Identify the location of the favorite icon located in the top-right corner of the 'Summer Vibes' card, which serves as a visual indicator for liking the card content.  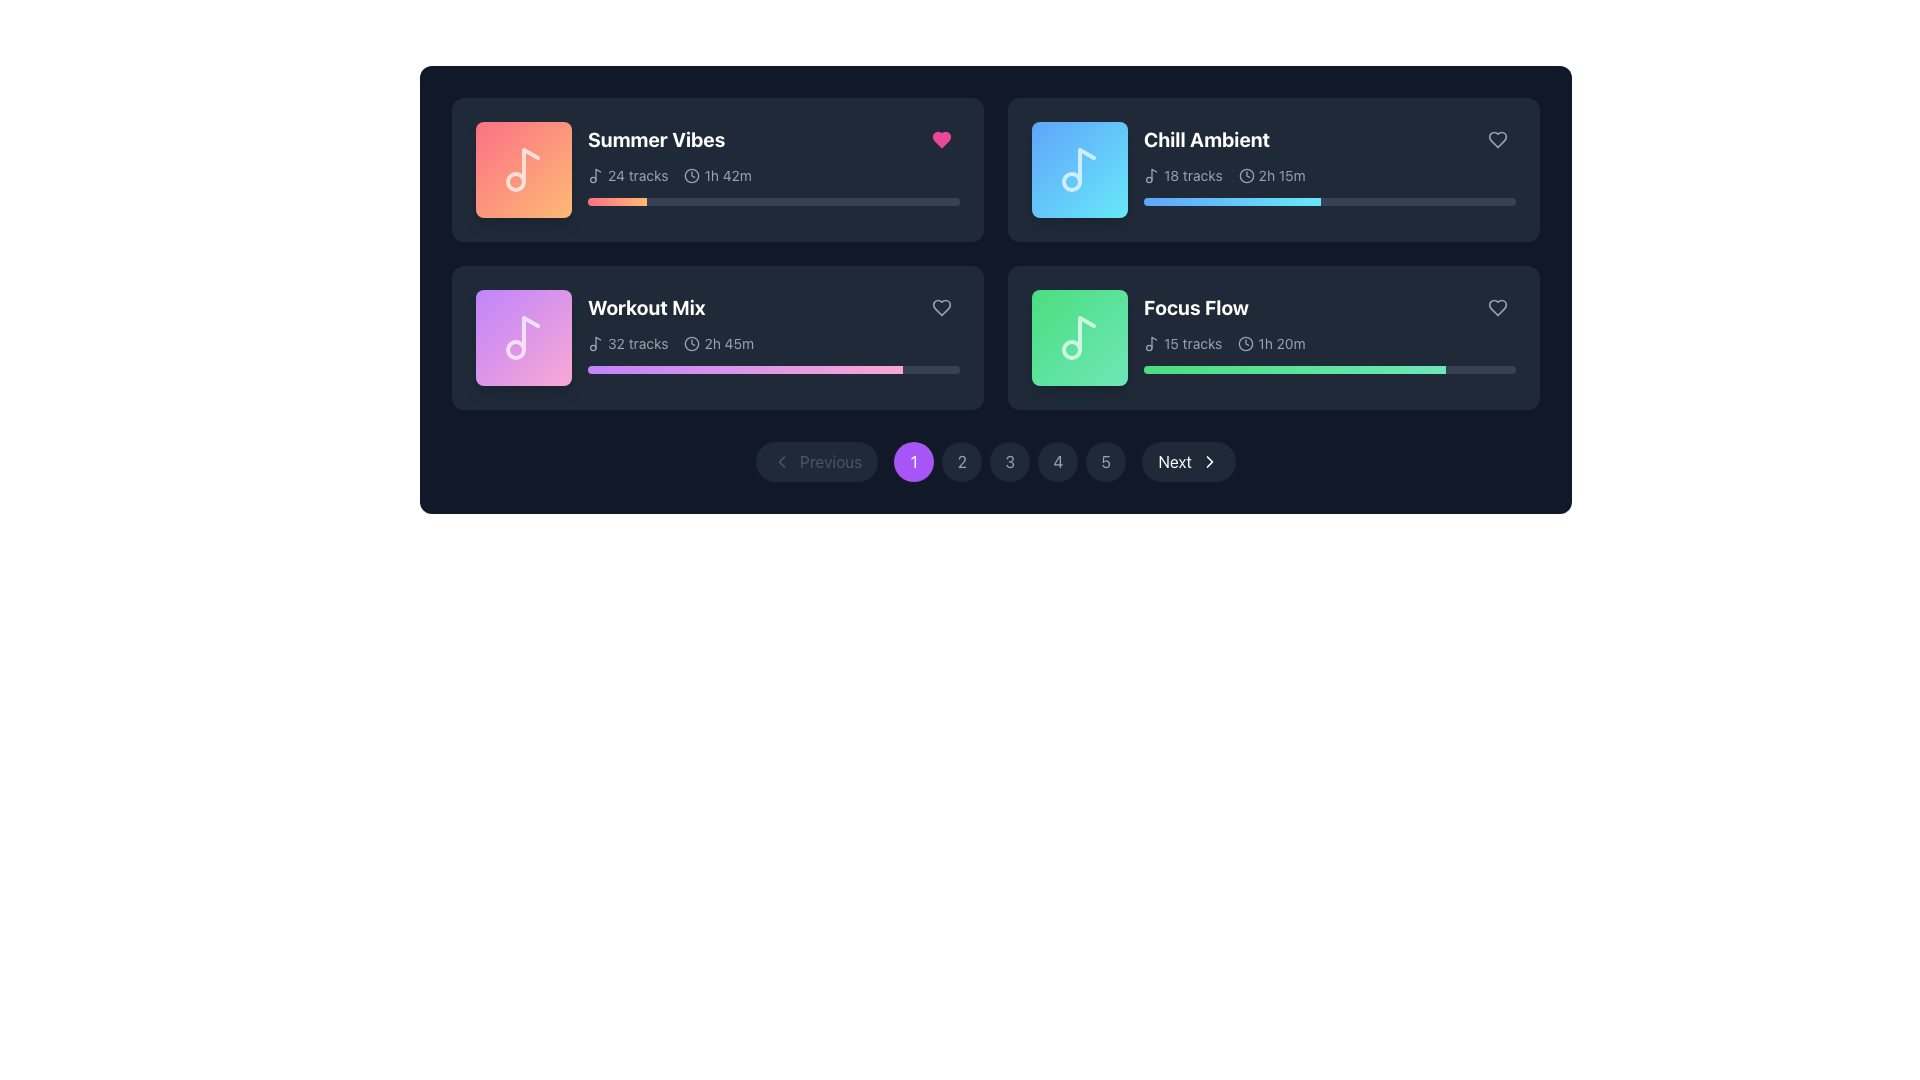
(940, 138).